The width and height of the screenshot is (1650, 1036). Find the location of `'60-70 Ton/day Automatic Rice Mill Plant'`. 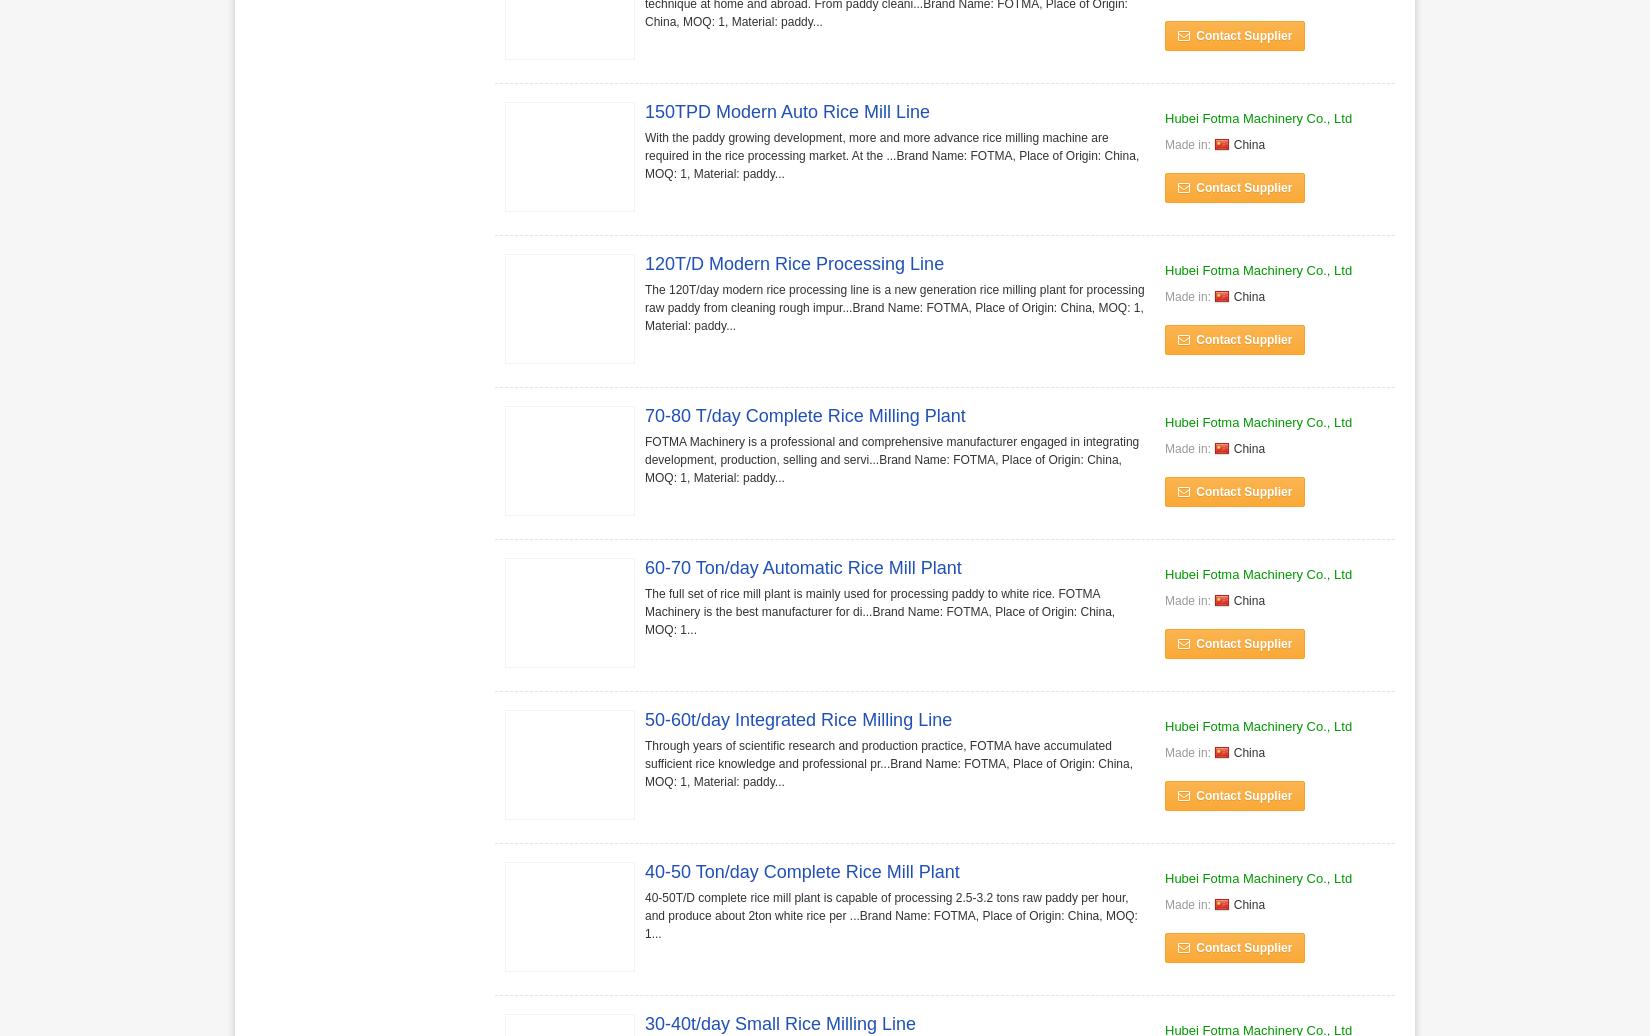

'60-70 Ton/day Automatic Rice Mill Plant' is located at coordinates (802, 567).